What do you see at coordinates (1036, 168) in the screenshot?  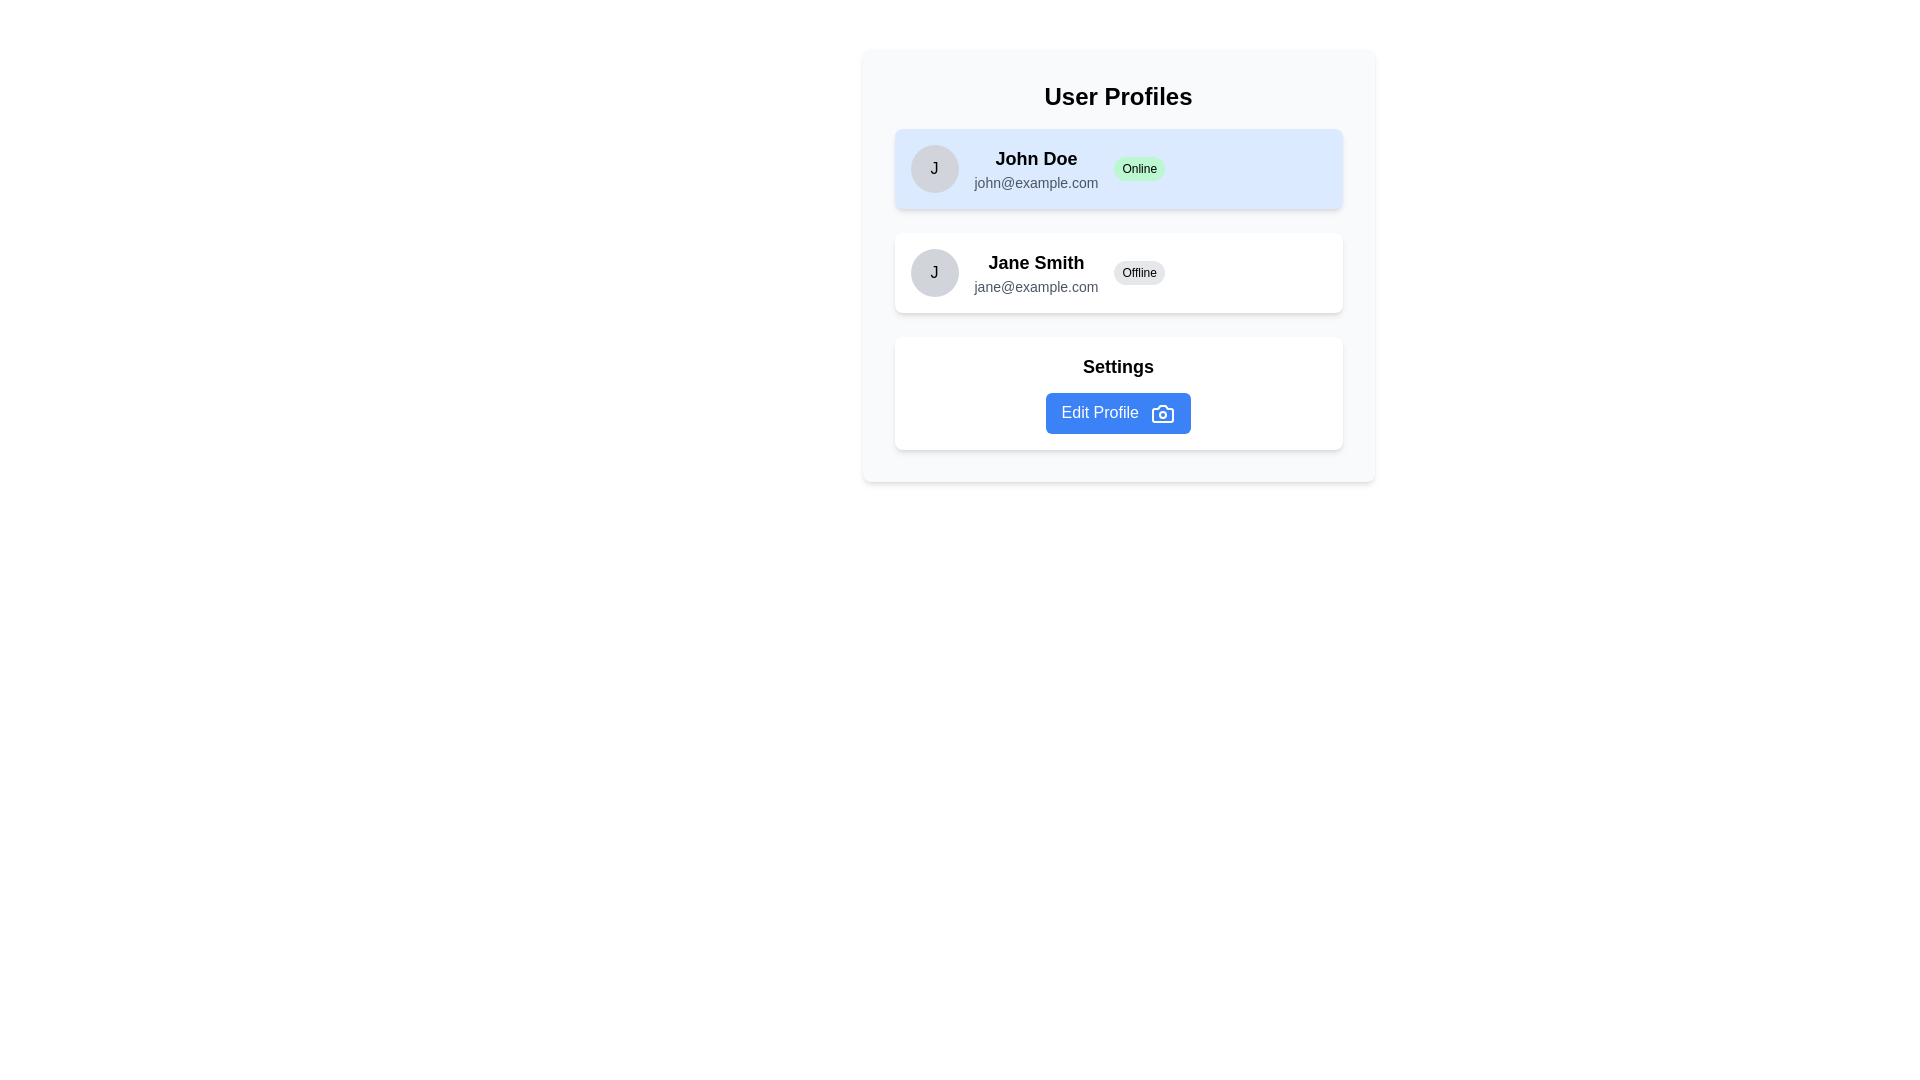 I see `the text label displaying the name 'John Doe' and email 'john@example.com', which is part of the user profile card positioned in the upper section of a list` at bounding box center [1036, 168].